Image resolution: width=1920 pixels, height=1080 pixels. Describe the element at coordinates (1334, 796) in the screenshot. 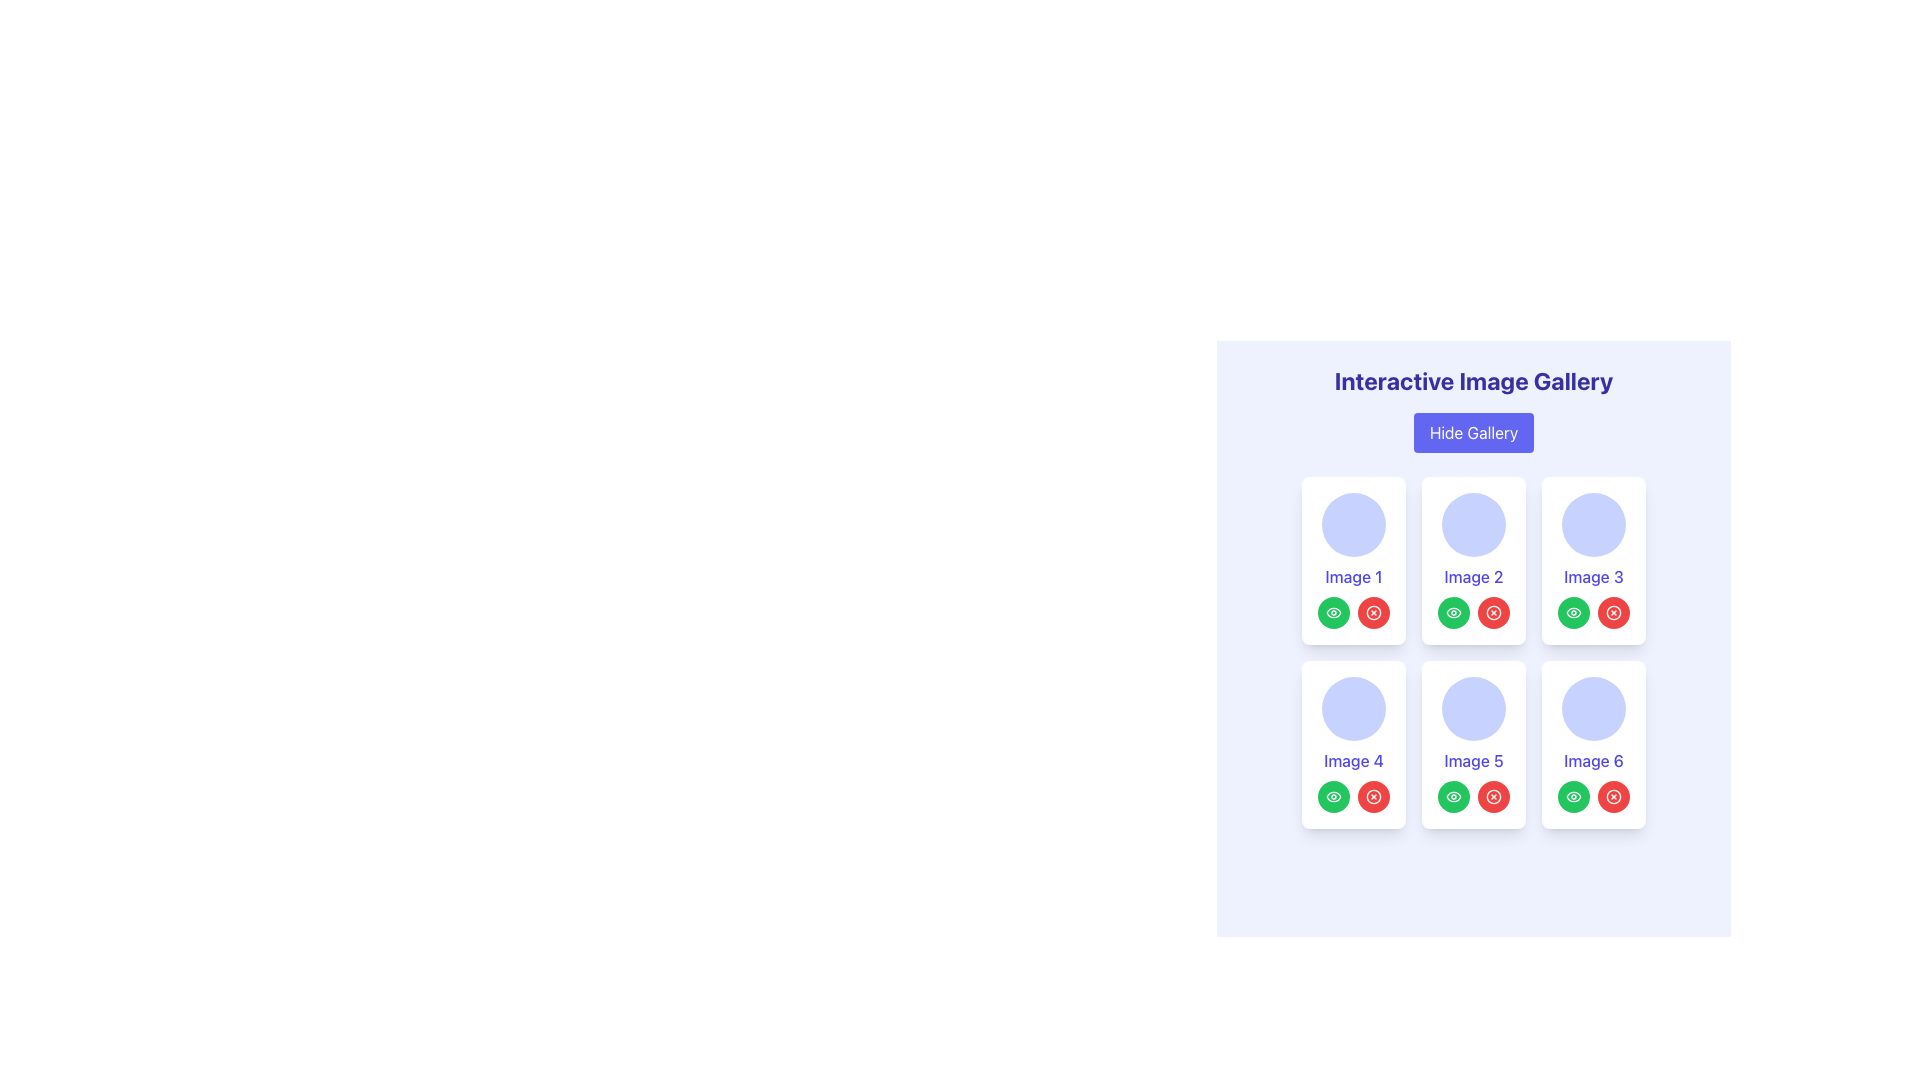

I see `the eye-shaped icon representing visibility or preview function located under Image 4 in the bottom-left area of the card` at that location.